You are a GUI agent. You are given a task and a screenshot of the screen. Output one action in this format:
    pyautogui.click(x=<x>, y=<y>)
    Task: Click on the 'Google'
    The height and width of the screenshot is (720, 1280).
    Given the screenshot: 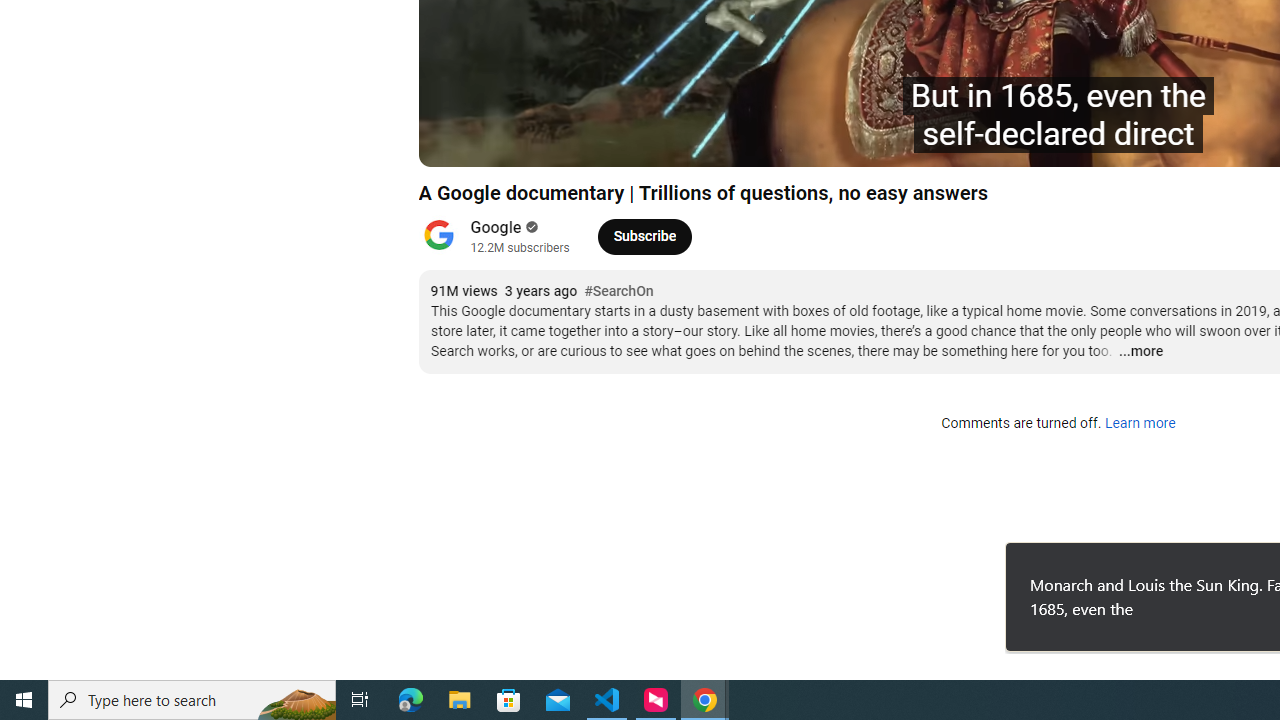 What is the action you would take?
    pyautogui.click(x=496, y=226)
    